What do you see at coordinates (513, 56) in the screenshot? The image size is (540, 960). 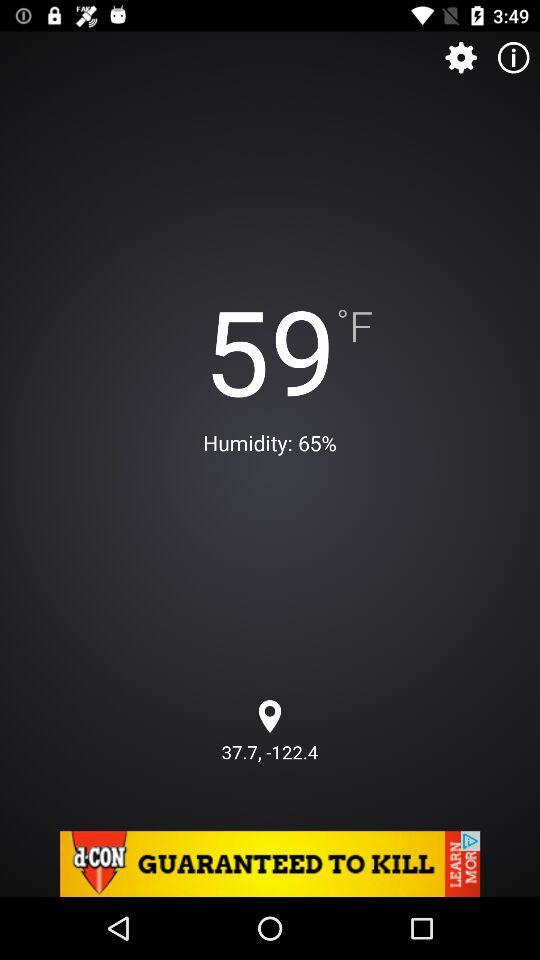 I see `the info icon` at bounding box center [513, 56].